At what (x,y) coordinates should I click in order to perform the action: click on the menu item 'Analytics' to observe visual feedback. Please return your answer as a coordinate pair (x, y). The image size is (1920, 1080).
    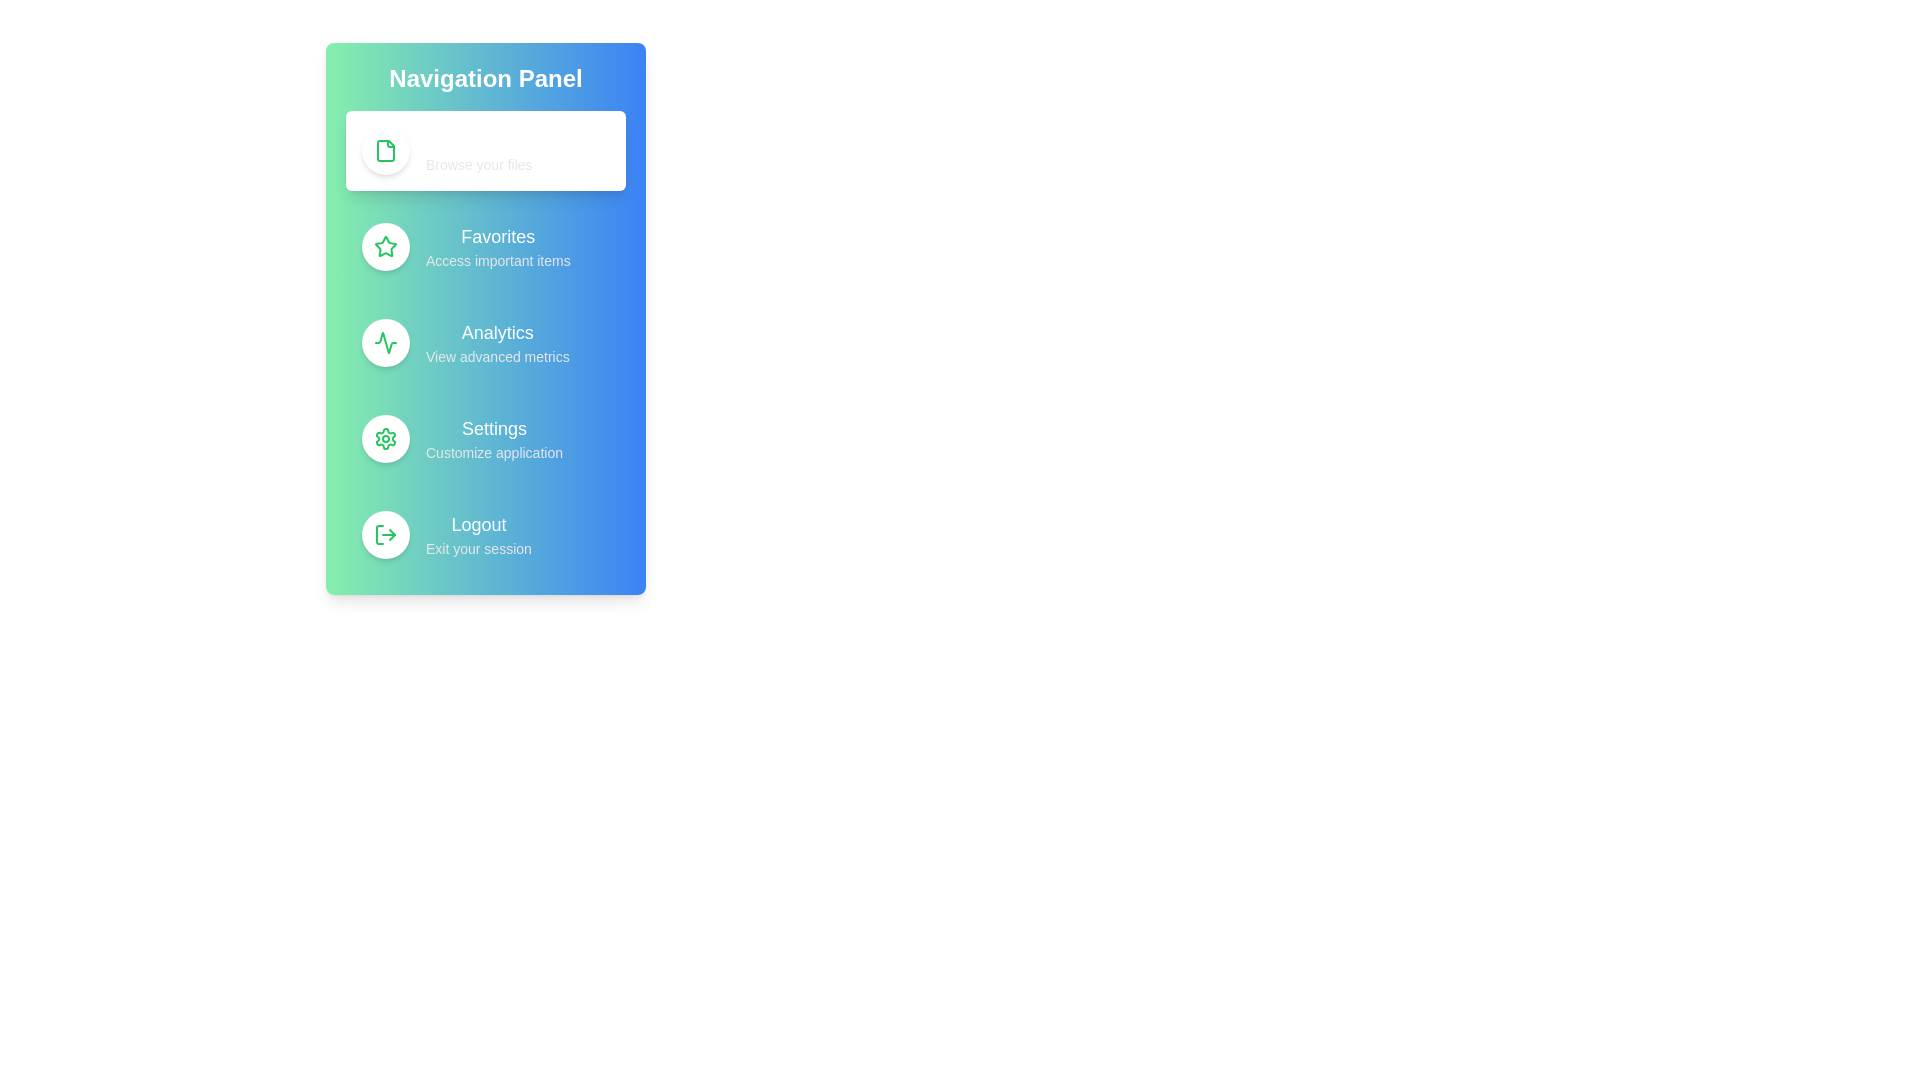
    Looking at the image, I should click on (485, 342).